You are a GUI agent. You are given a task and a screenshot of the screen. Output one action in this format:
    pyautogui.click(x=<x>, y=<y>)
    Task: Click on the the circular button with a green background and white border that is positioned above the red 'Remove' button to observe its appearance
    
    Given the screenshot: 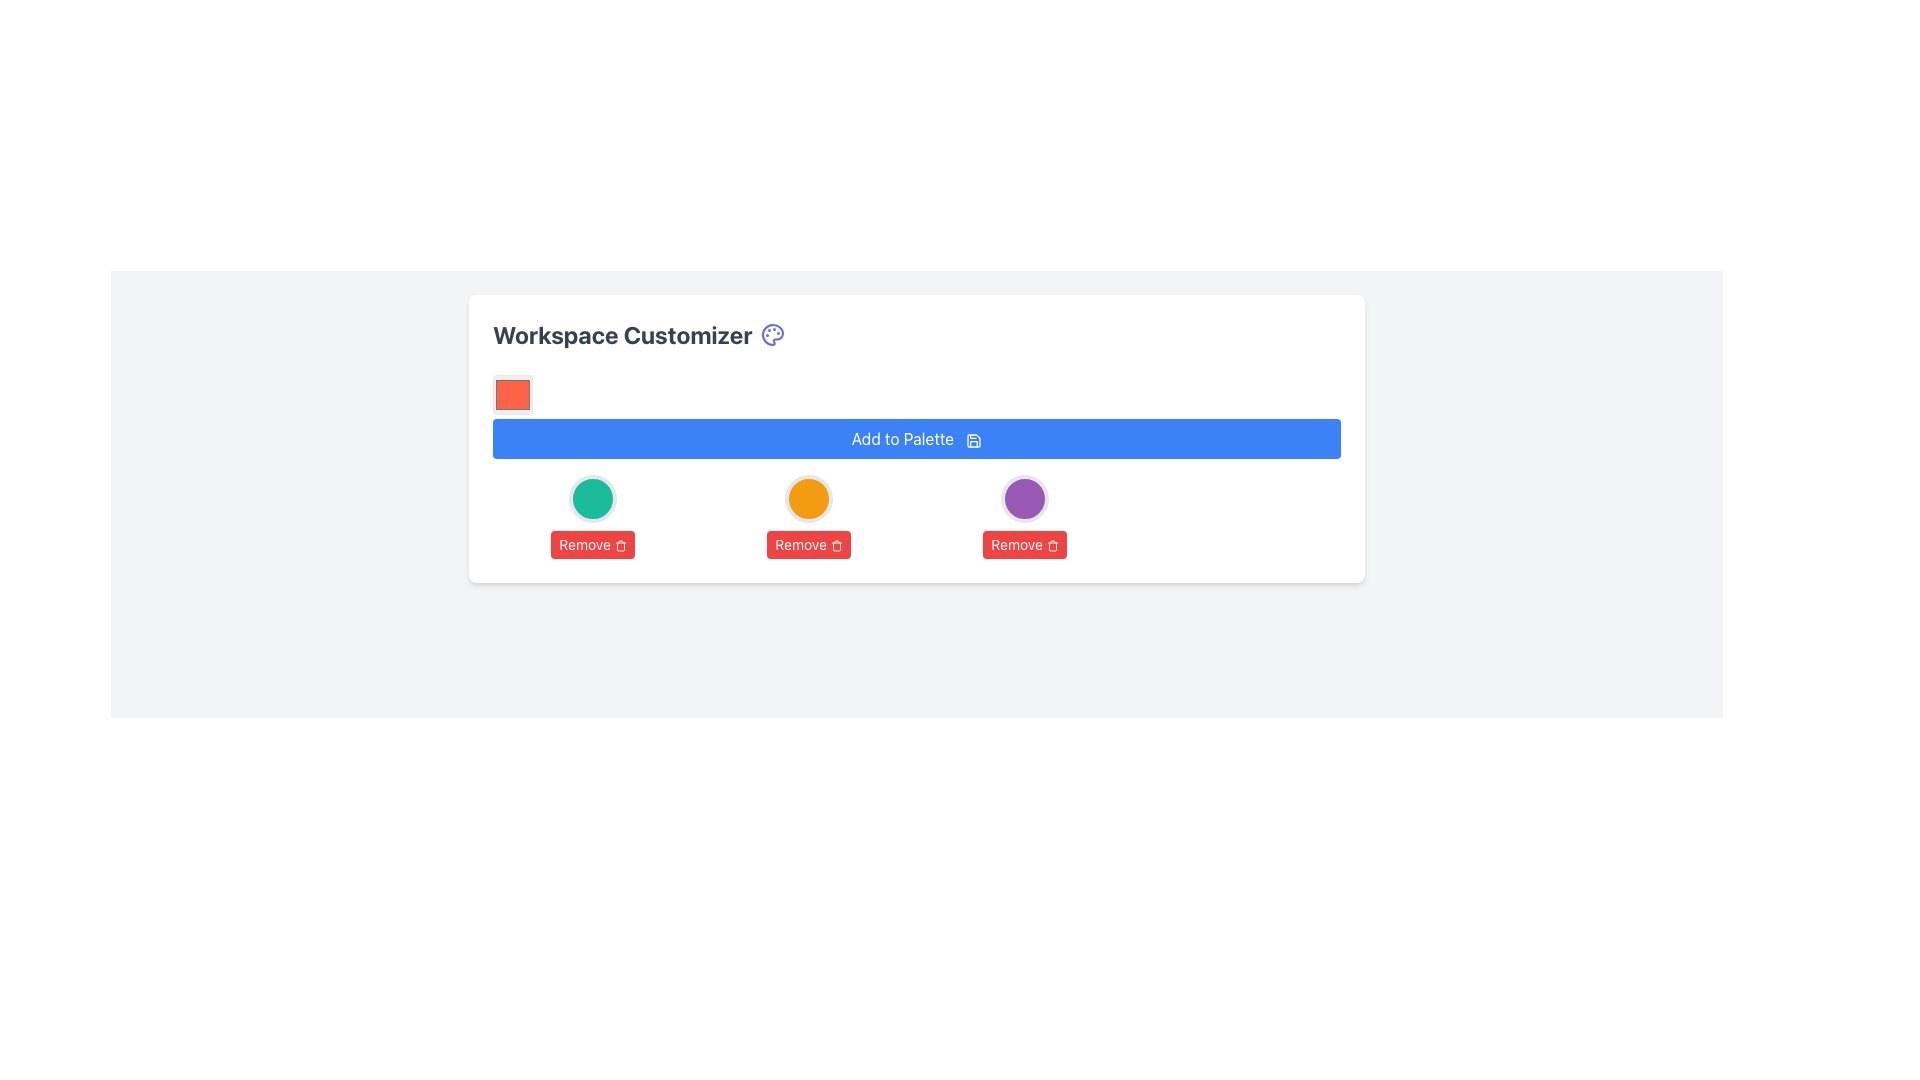 What is the action you would take?
    pyautogui.click(x=592, y=497)
    